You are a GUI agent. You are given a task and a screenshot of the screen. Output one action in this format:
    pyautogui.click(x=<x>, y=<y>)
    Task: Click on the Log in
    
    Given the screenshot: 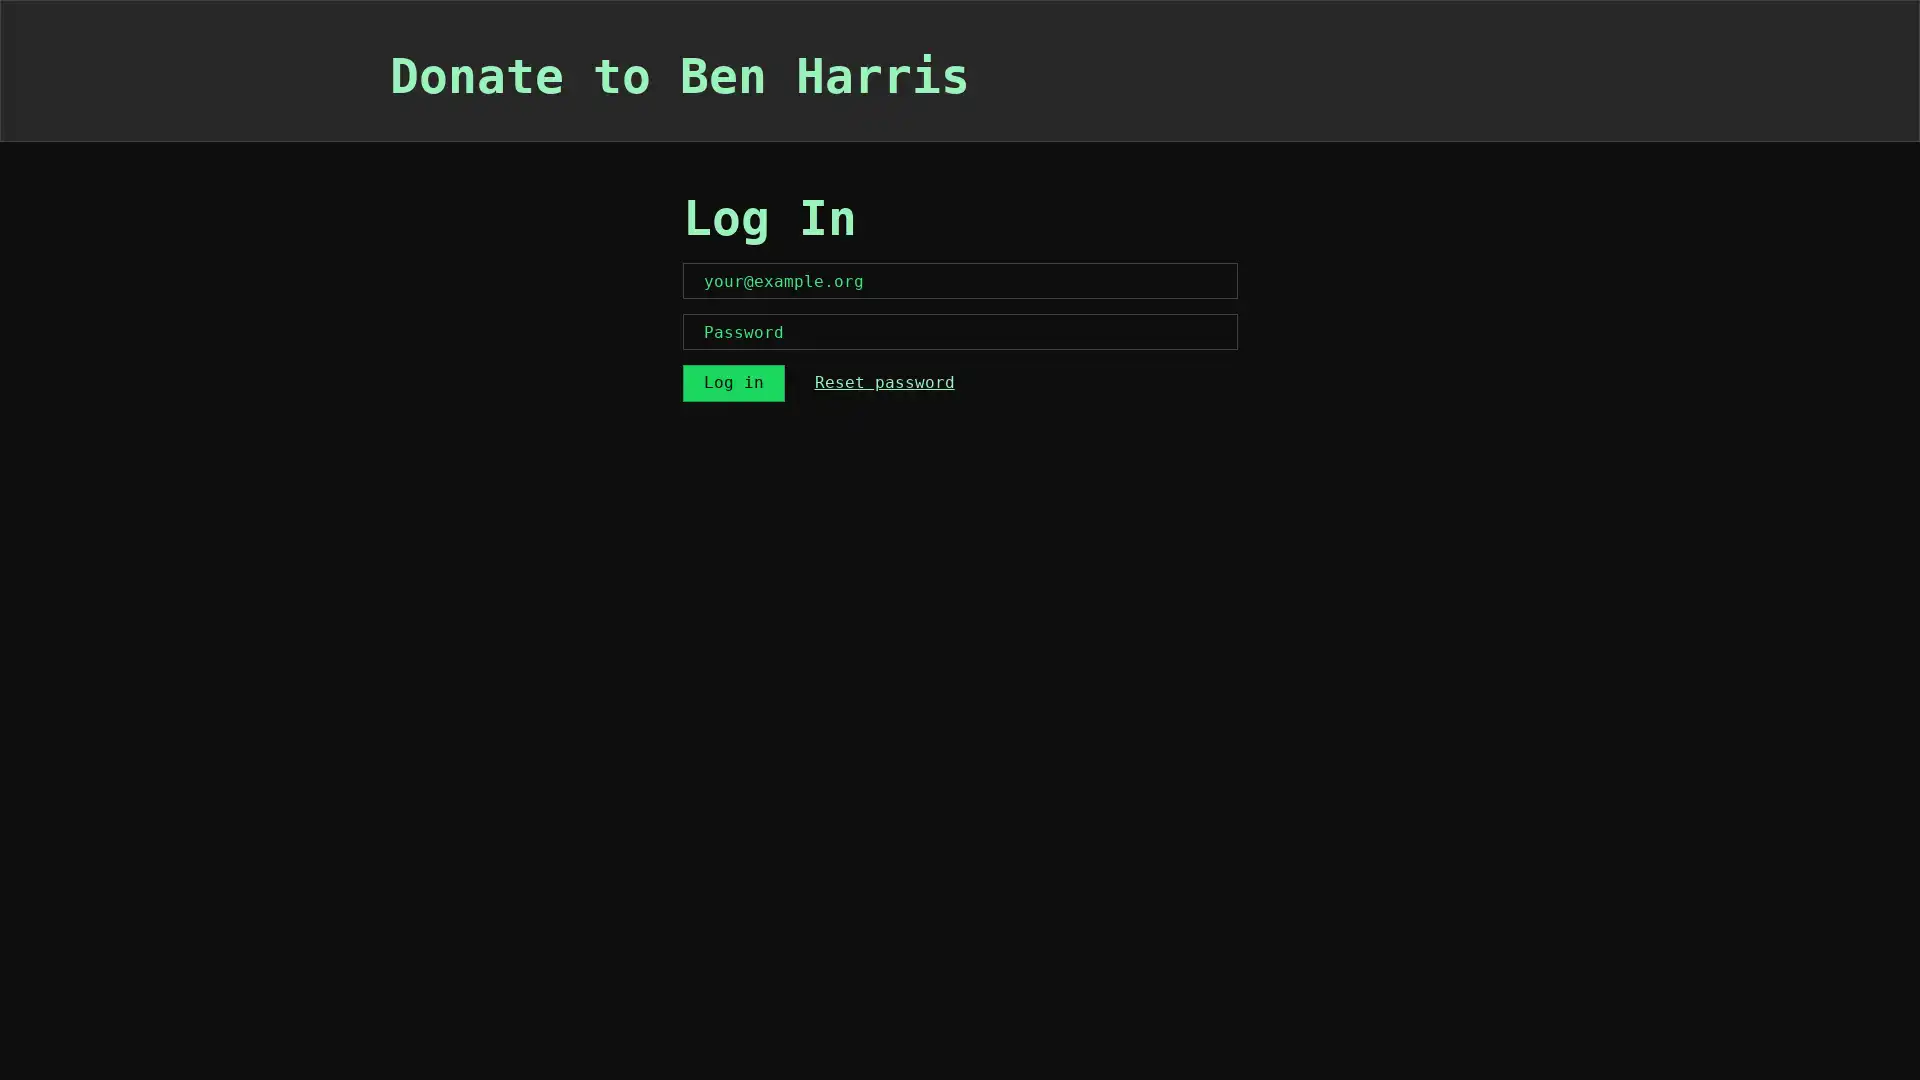 What is the action you would take?
    pyautogui.click(x=732, y=382)
    